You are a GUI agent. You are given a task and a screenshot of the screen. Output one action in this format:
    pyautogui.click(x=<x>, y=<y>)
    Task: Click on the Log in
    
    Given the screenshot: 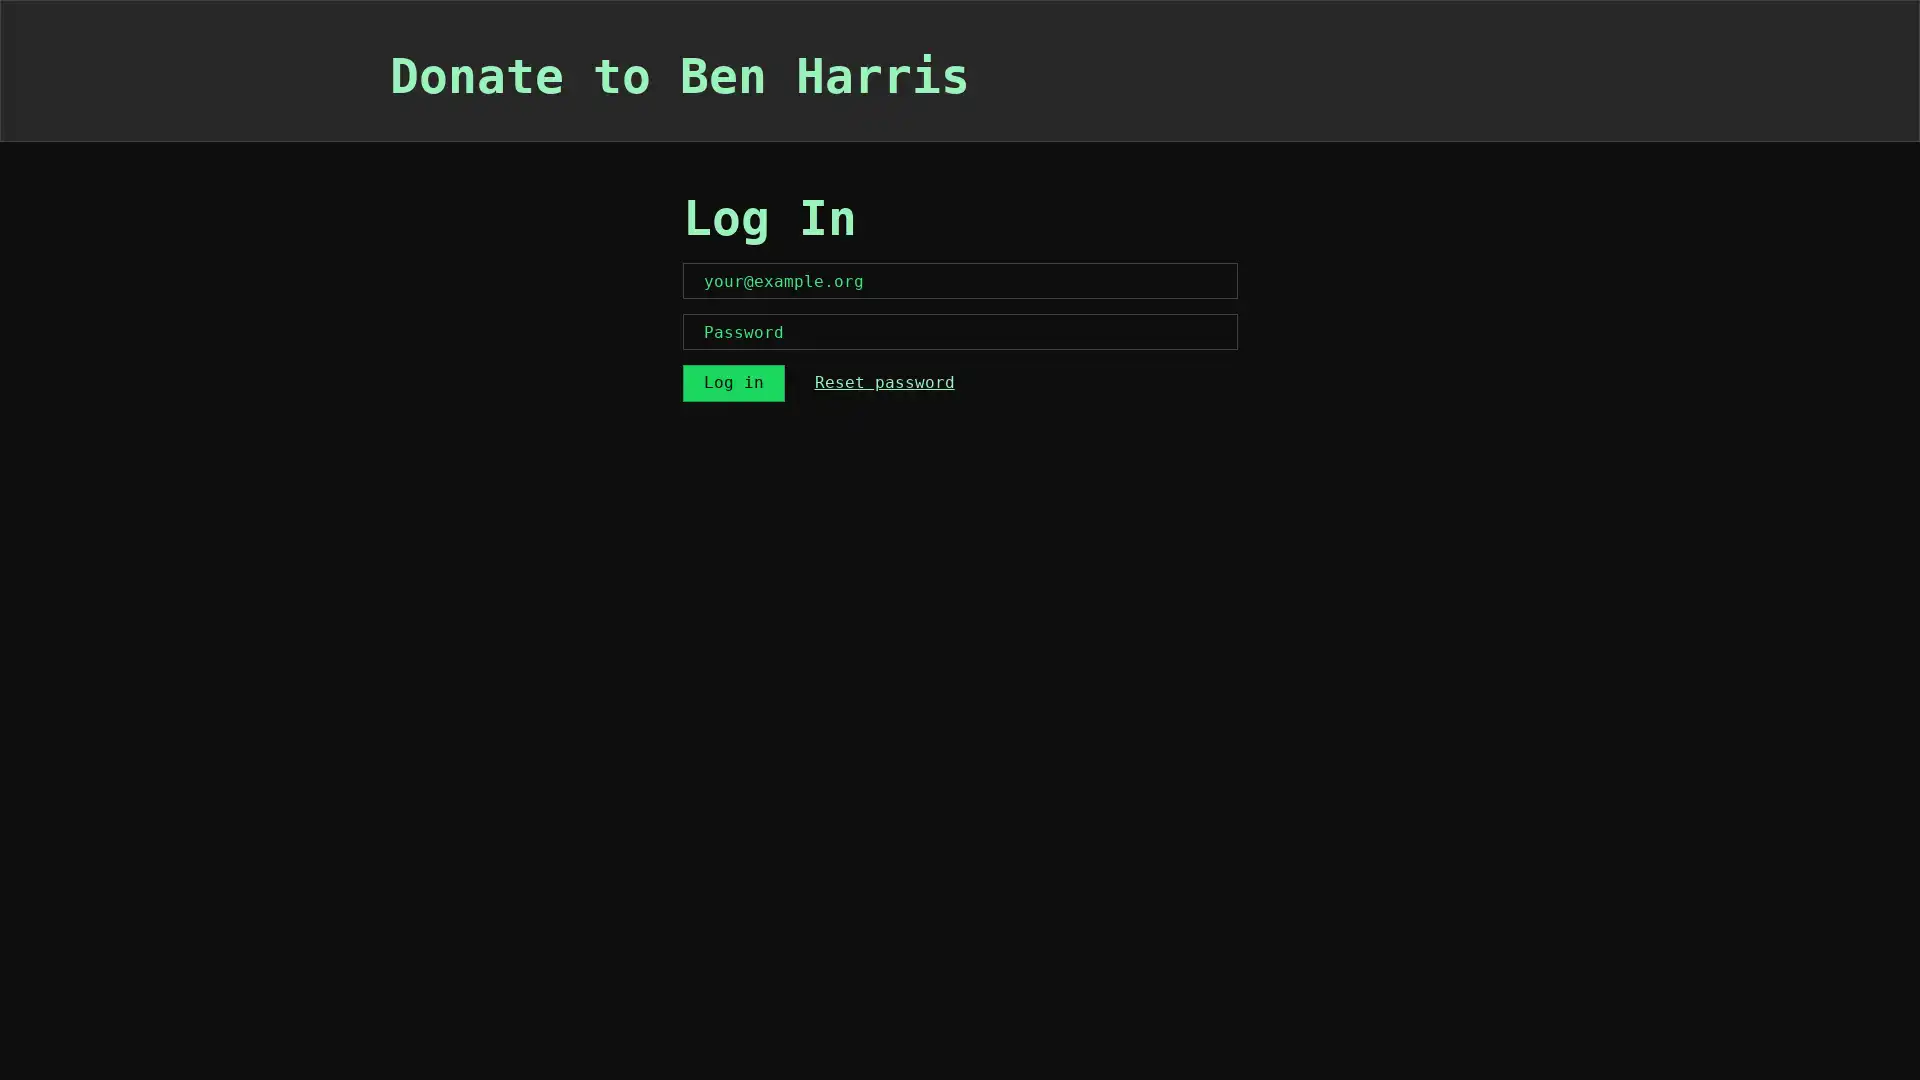 What is the action you would take?
    pyautogui.click(x=732, y=382)
    